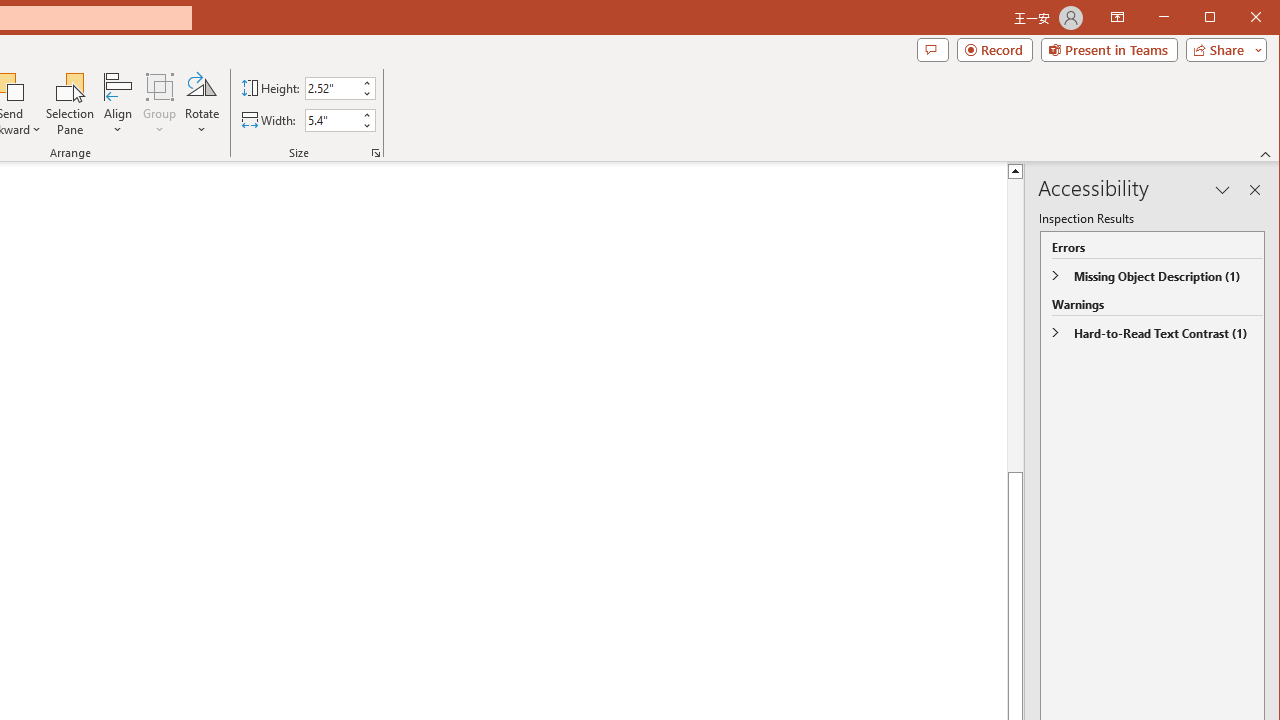 The image size is (1280, 720). Describe the element at coordinates (201, 104) in the screenshot. I see `'Rotate'` at that location.